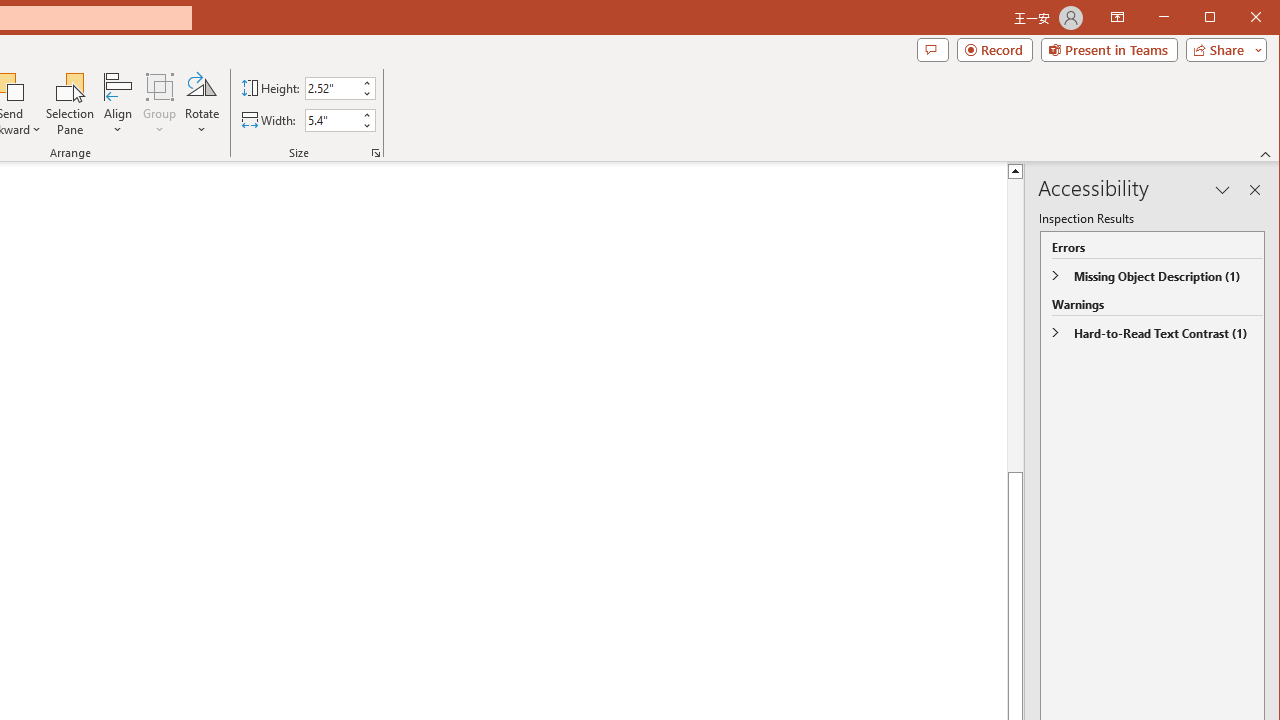 The image size is (1280, 720). Describe the element at coordinates (201, 104) in the screenshot. I see `'Rotate'` at that location.